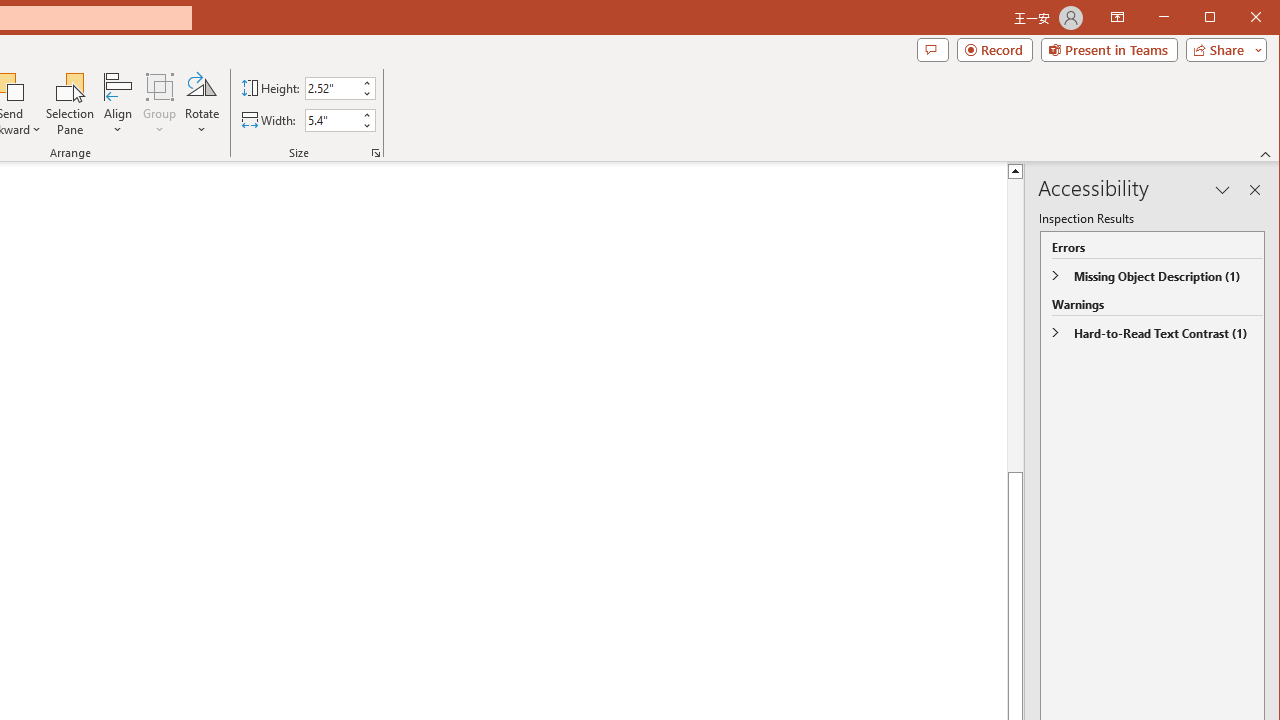 The image size is (1280, 720). Describe the element at coordinates (201, 104) in the screenshot. I see `'Rotate'` at that location.